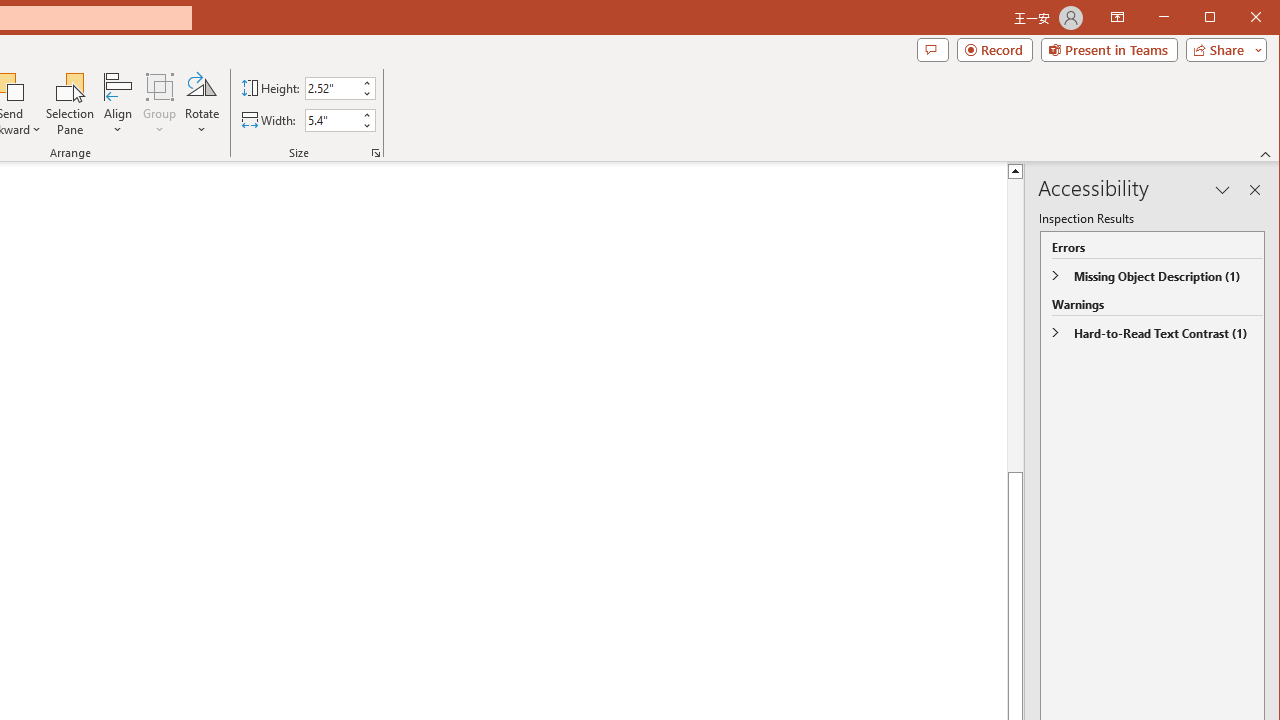 The image size is (1280, 720). Describe the element at coordinates (201, 104) in the screenshot. I see `'Rotate'` at that location.